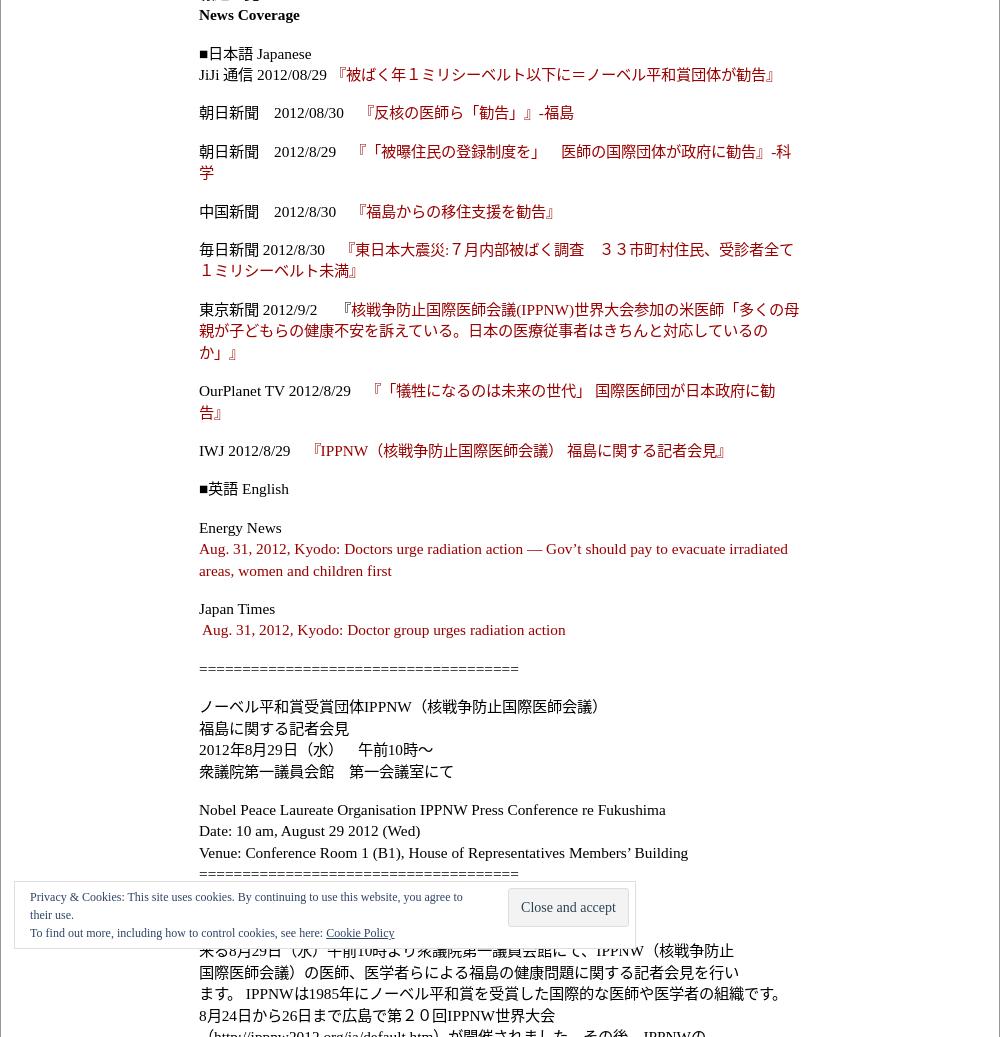 Image resolution: width=1001 pixels, height=1037 pixels. What do you see at coordinates (498, 328) in the screenshot?
I see `'核戦争防止国際医師会議(IPPNW)世界大会参加の米医師「多くの母親が子どもらの健康不安を訴えている。日本の医療従事者はきちんと対応しているのか」』'` at bounding box center [498, 328].